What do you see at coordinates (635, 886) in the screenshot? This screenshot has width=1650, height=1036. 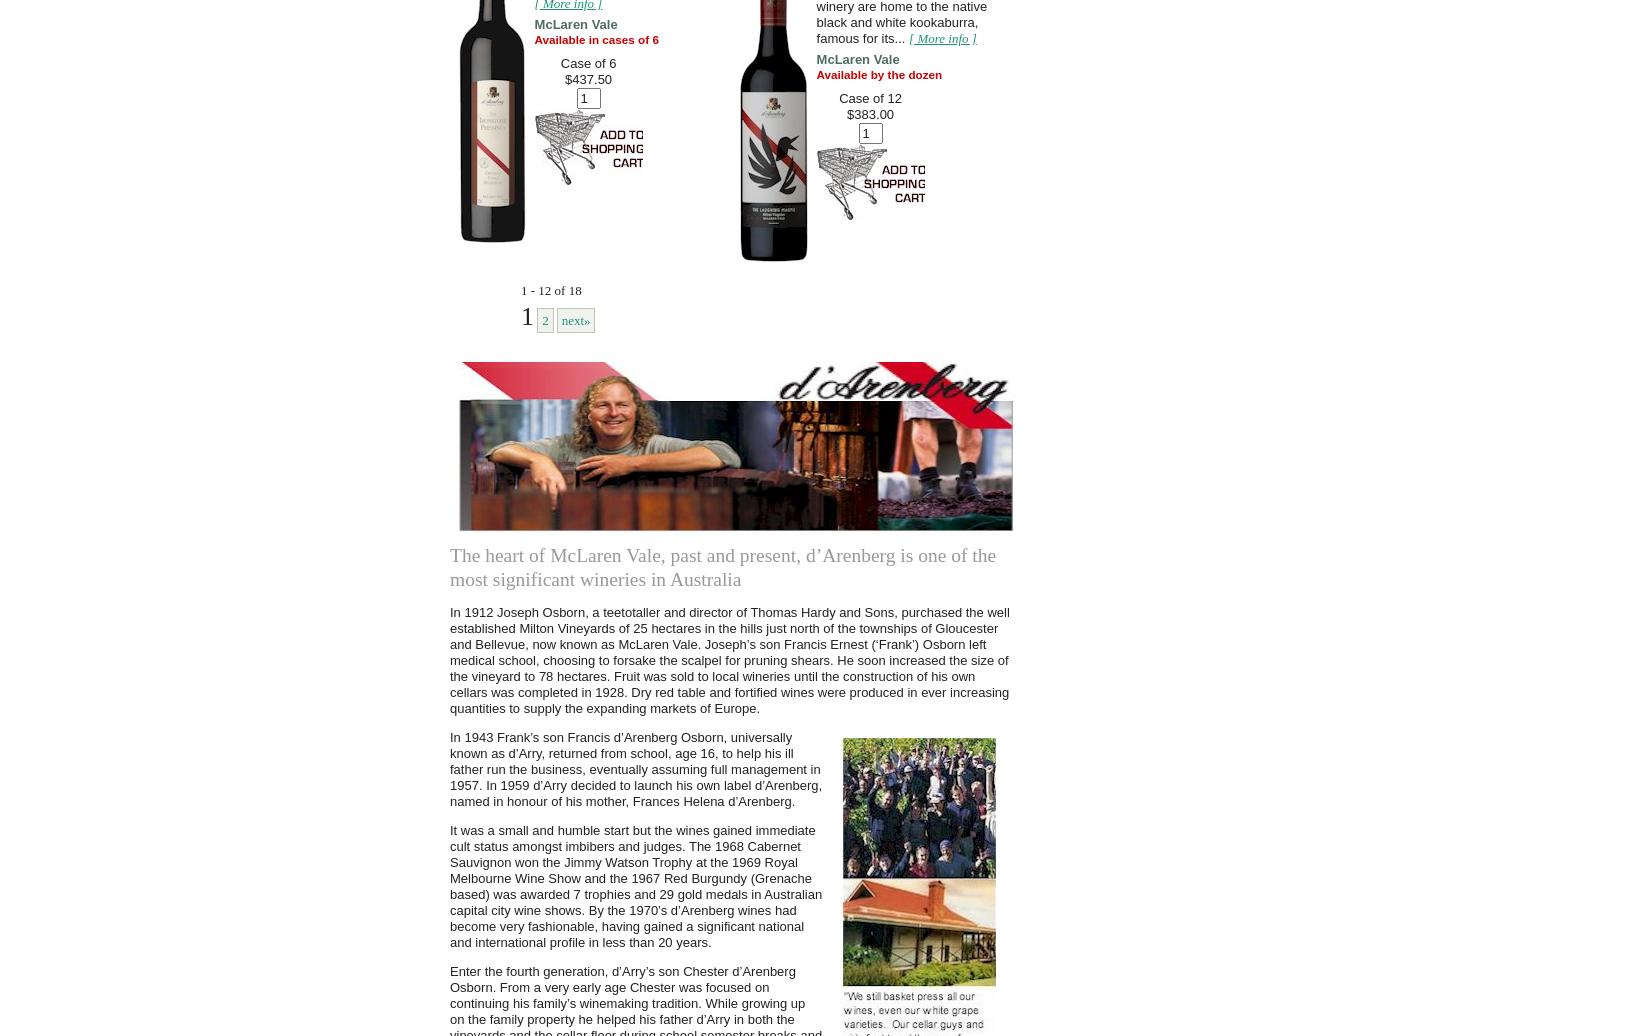 I see `'It was a small and humble start but the wines gained immediate cult status amongst imbibers and judges. The 1968 Cabernet Sauvignon won the Jimmy Watson Trophy at the 1969 Royal Melbourne Wine Show and the 1967 Red Burgundy (Grenache based) was awarded 7 trophies and 29 gold medals in Australian capital city wine shows. By the 1970’s d’Arenberg wines had become very fashionable, having gained a significant national and international profile in less than 20 years.'` at bounding box center [635, 886].